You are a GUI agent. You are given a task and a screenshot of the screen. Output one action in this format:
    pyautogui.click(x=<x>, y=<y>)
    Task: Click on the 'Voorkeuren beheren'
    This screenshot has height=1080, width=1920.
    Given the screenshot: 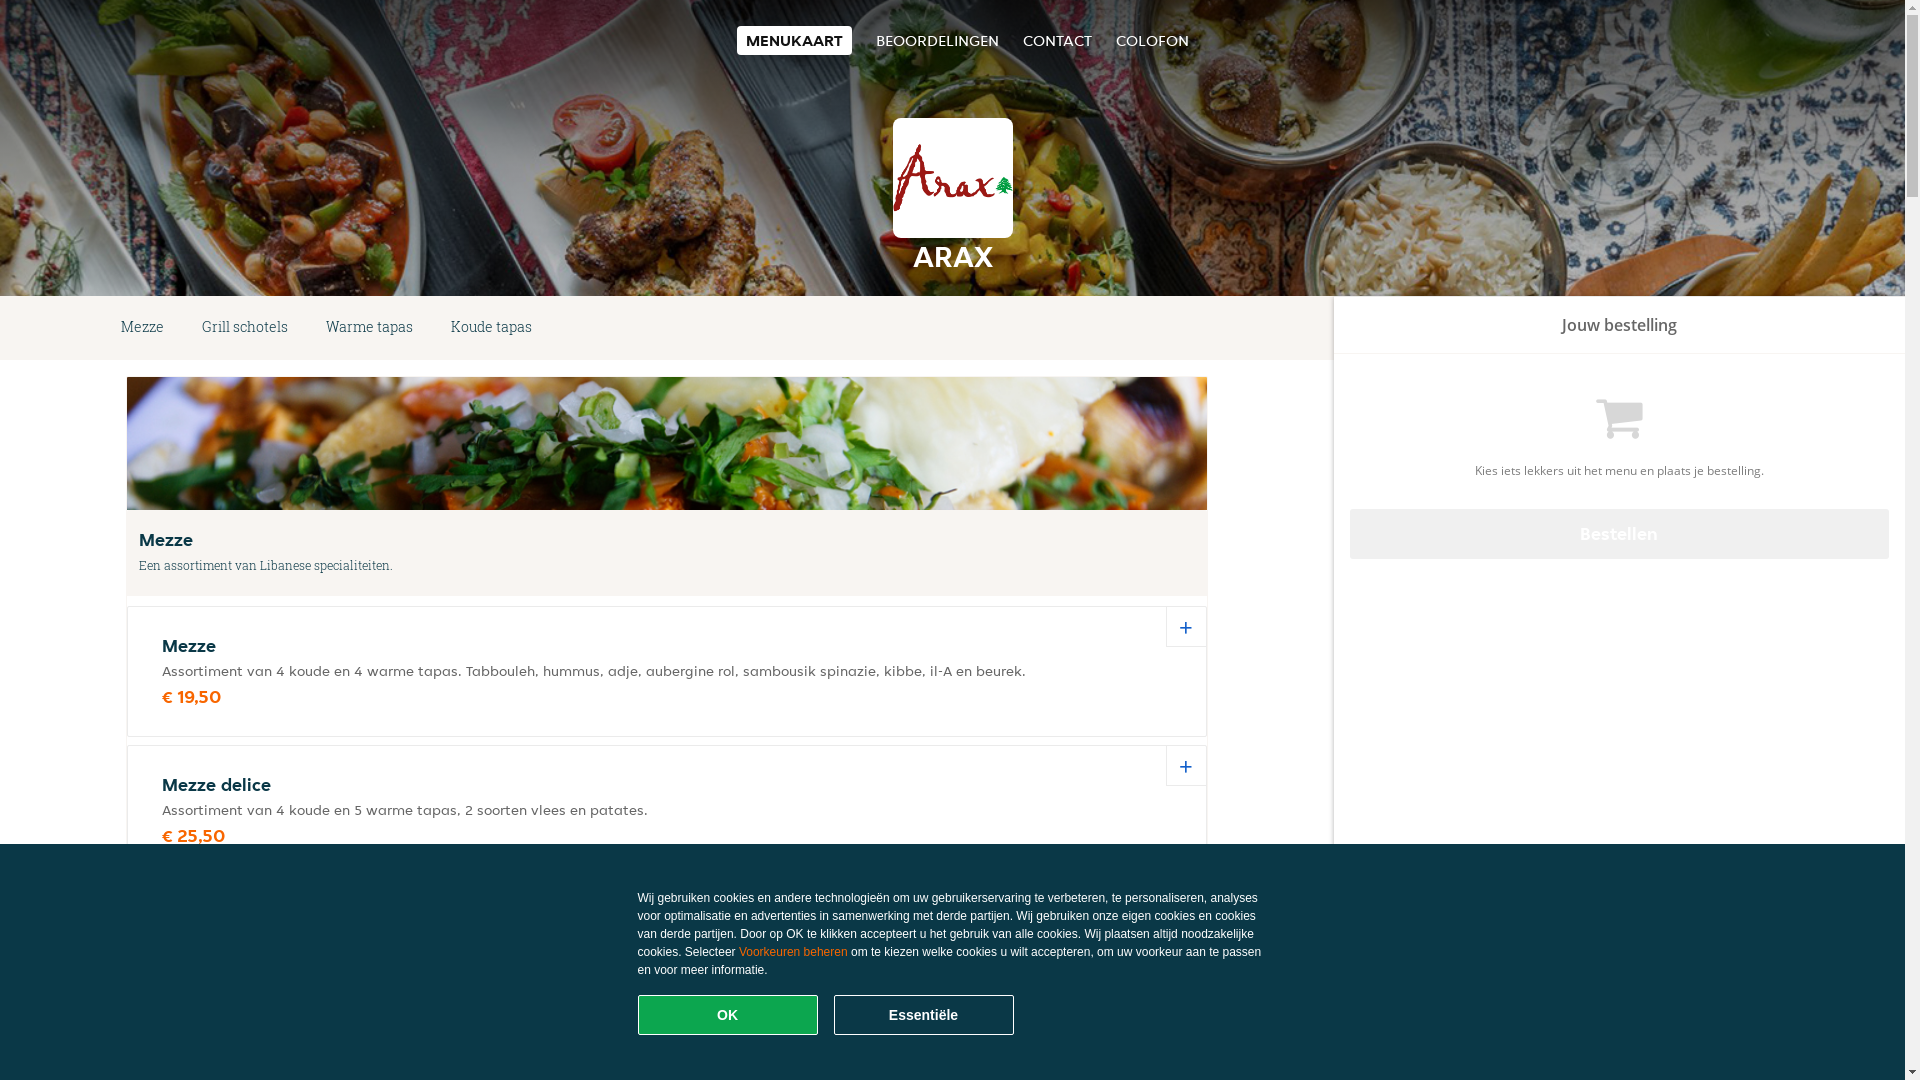 What is the action you would take?
    pyautogui.click(x=792, y=951)
    